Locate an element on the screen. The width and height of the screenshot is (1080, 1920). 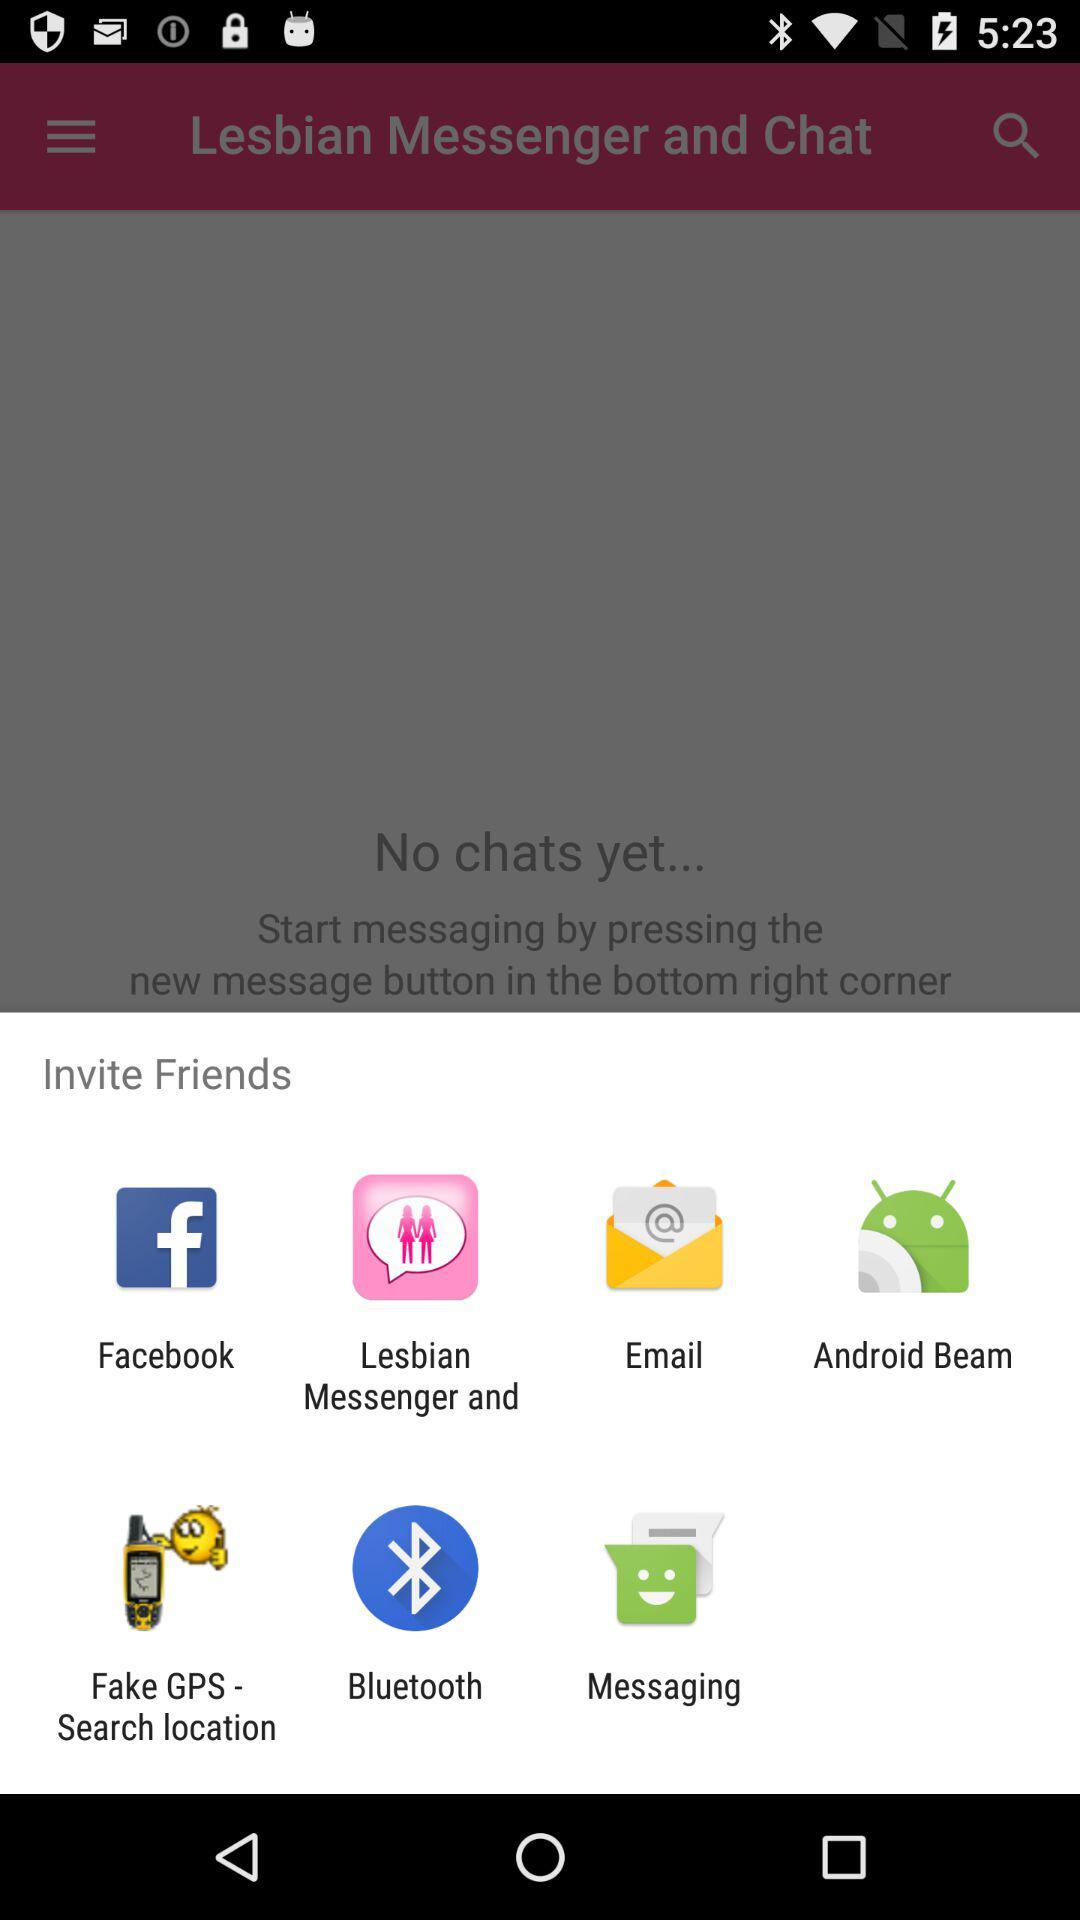
app to the right of fake gps search item is located at coordinates (414, 1705).